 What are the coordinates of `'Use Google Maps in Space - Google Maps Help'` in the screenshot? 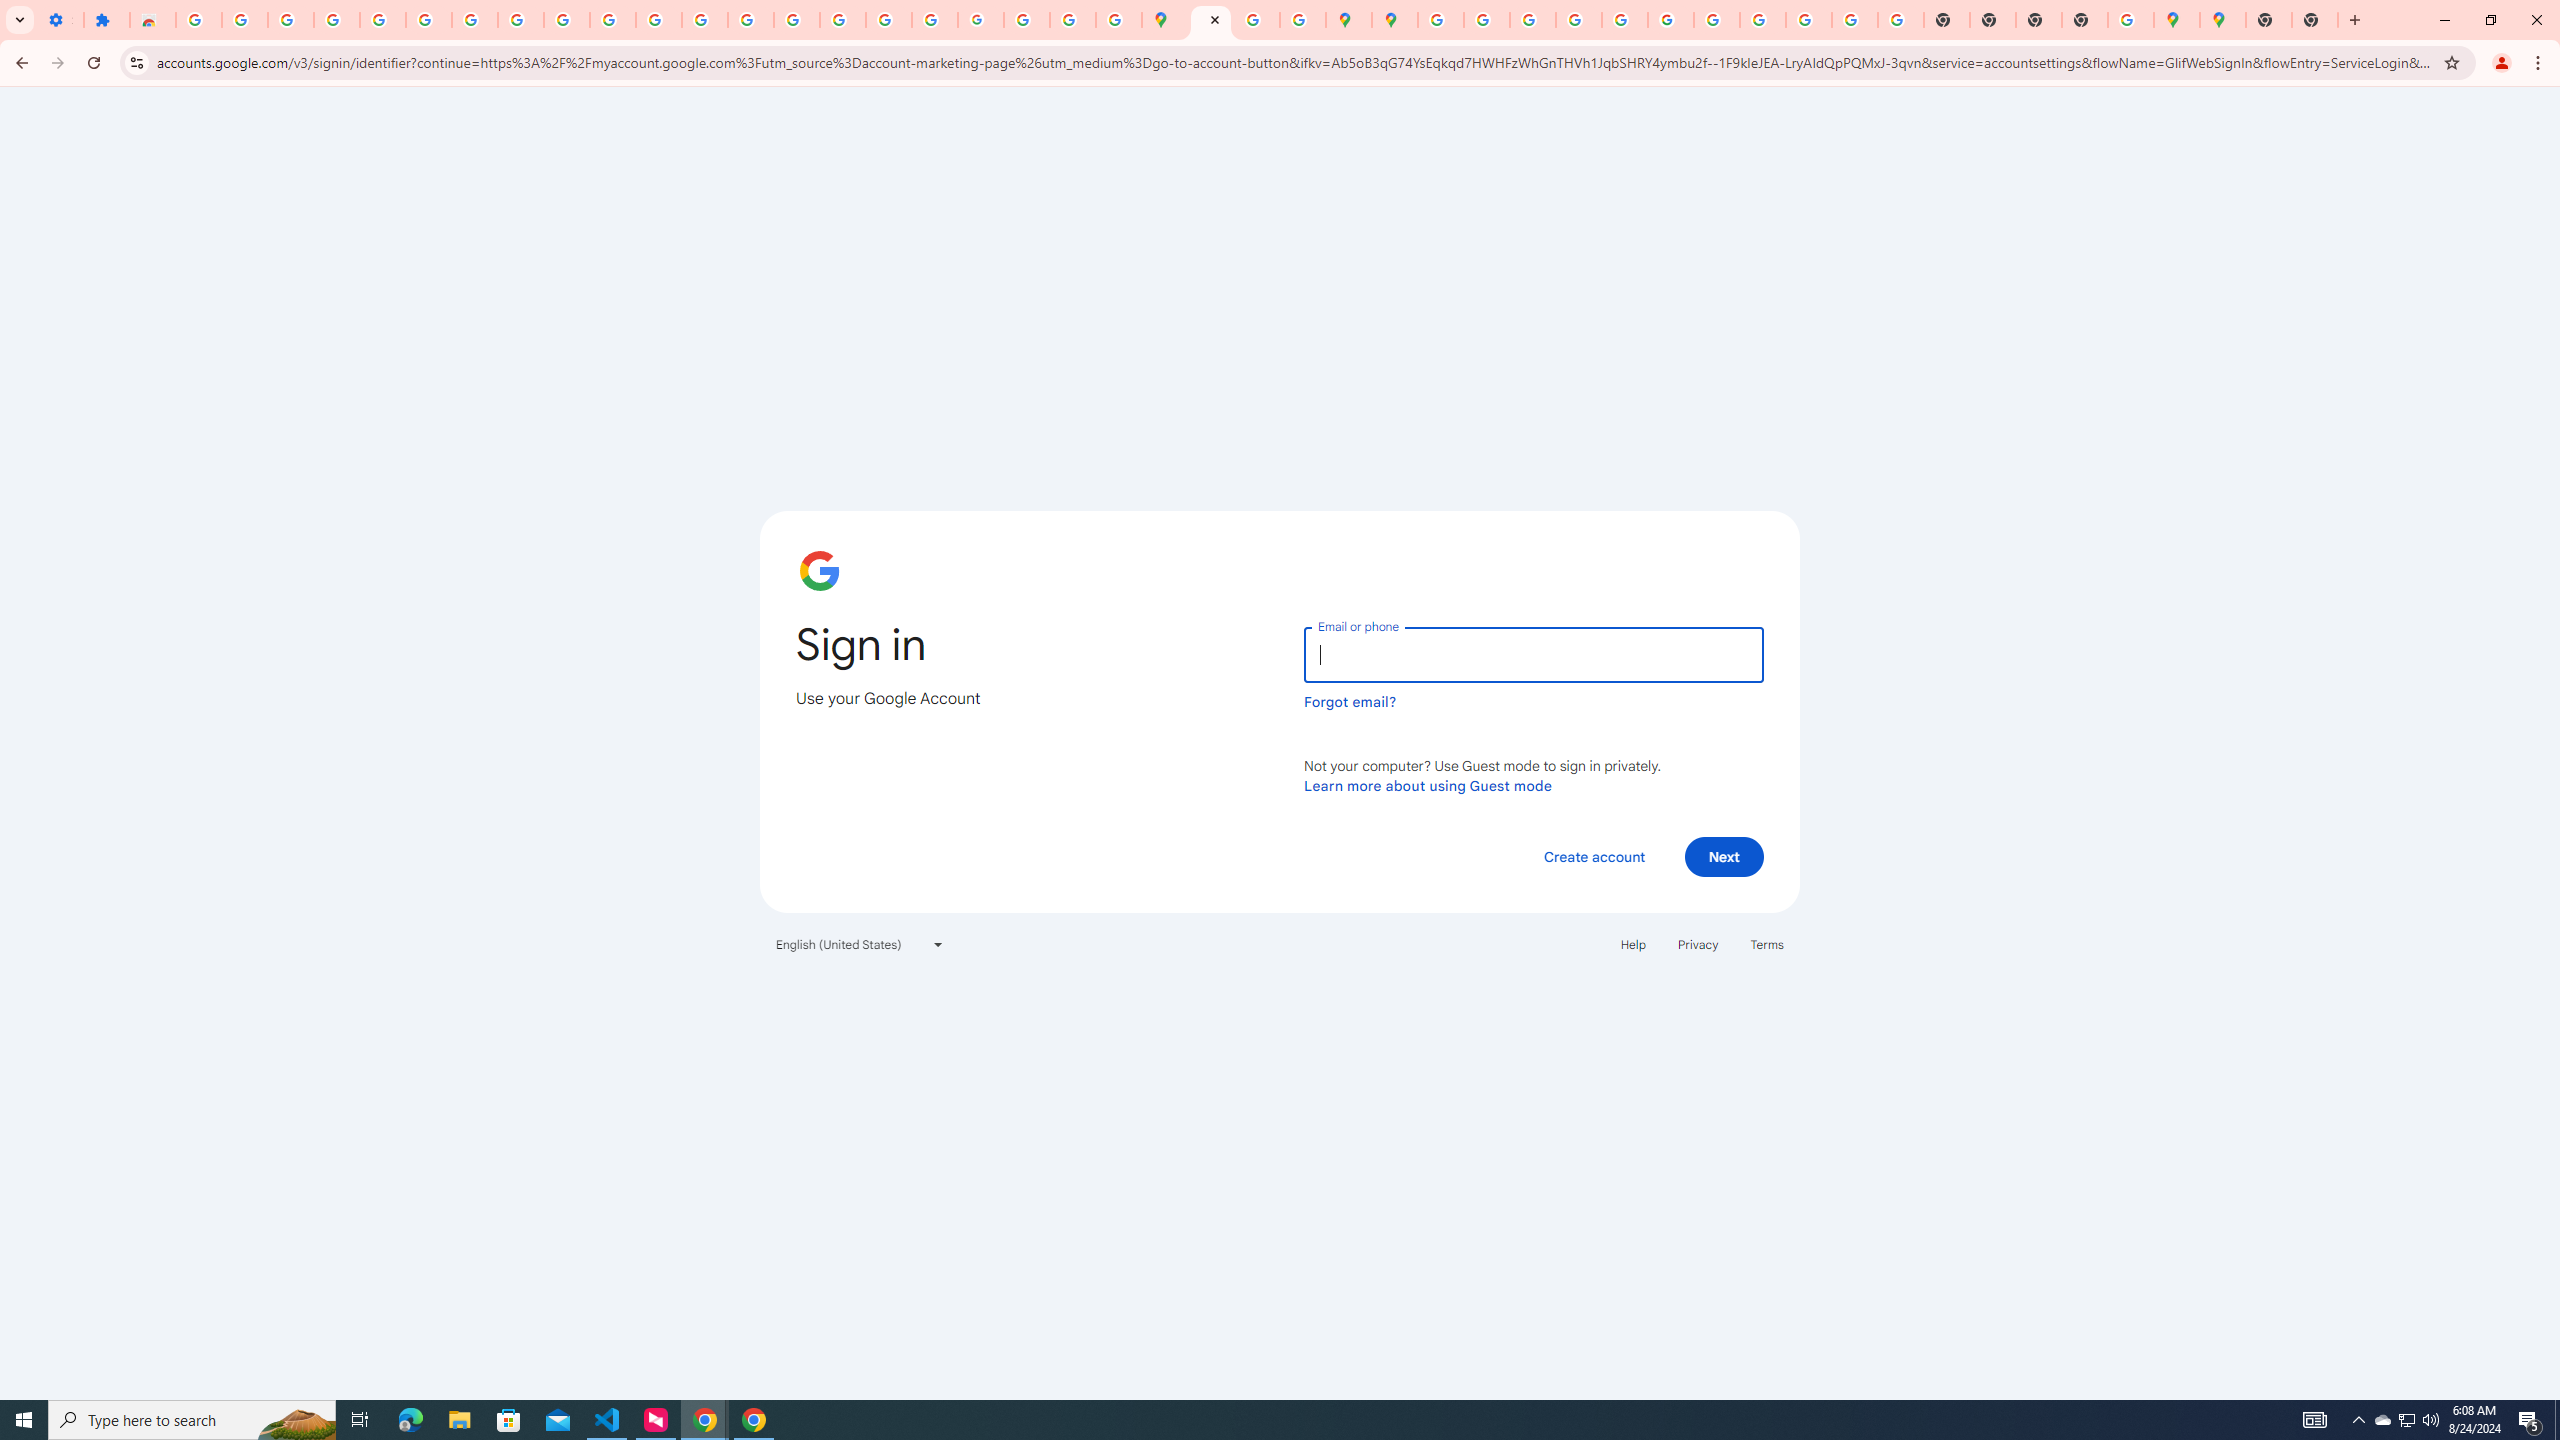 It's located at (2131, 19).